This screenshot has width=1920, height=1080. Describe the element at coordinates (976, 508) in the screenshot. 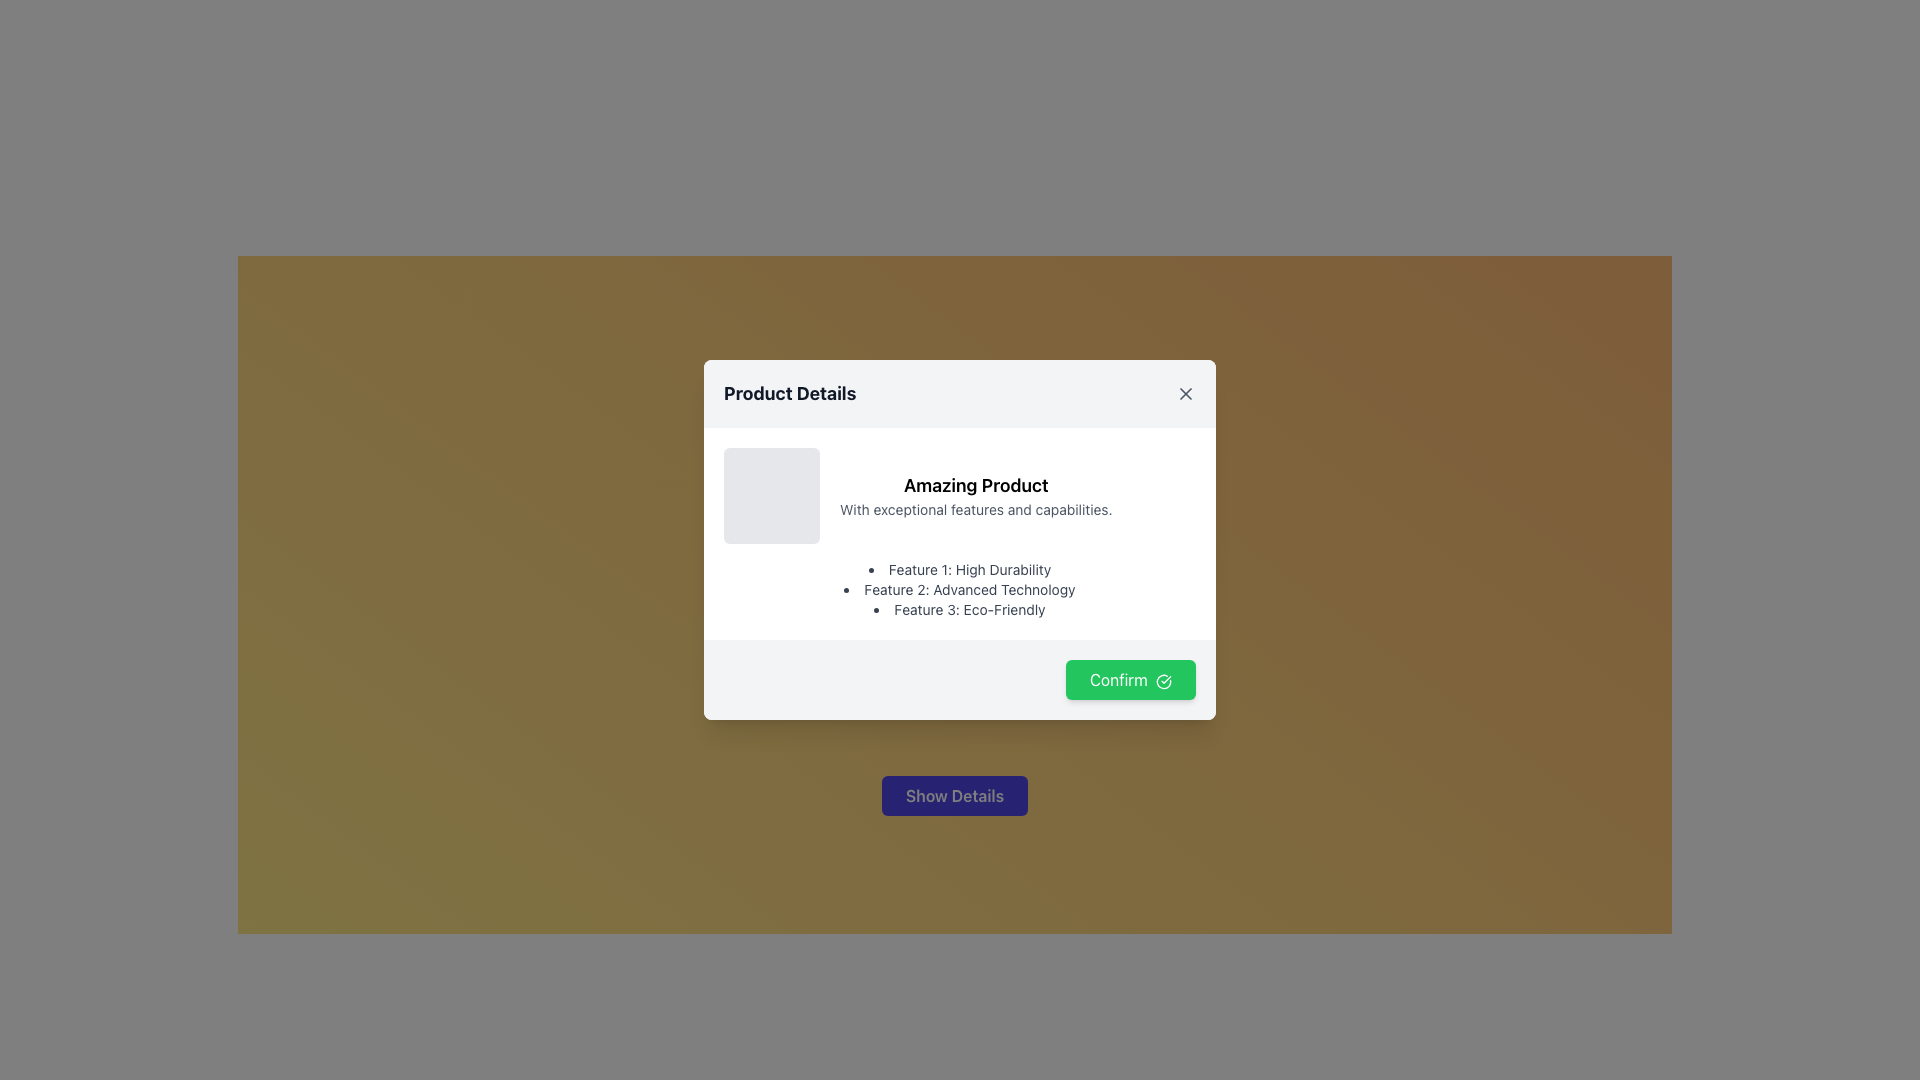

I see `informative subtitle text located in the 'Product Details' modal, positioned beneath the 'Amazing Product' header` at that location.